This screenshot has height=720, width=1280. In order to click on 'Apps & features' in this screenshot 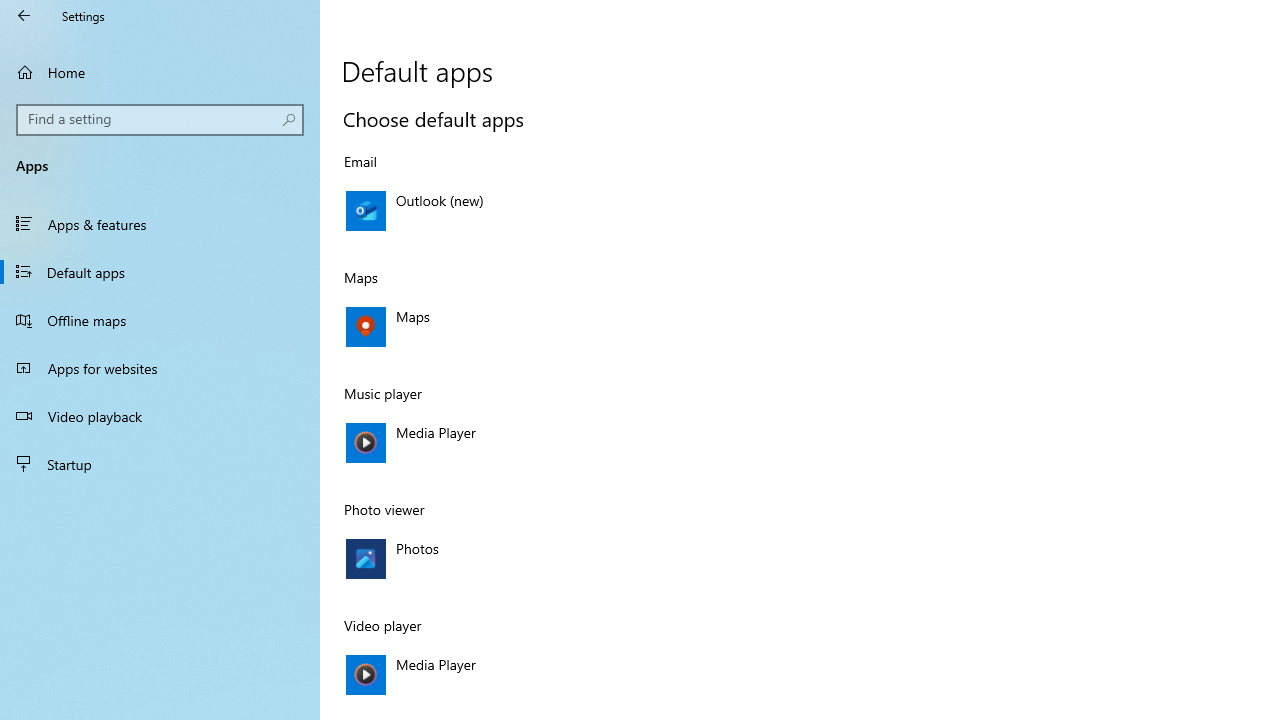, I will do `click(160, 223)`.